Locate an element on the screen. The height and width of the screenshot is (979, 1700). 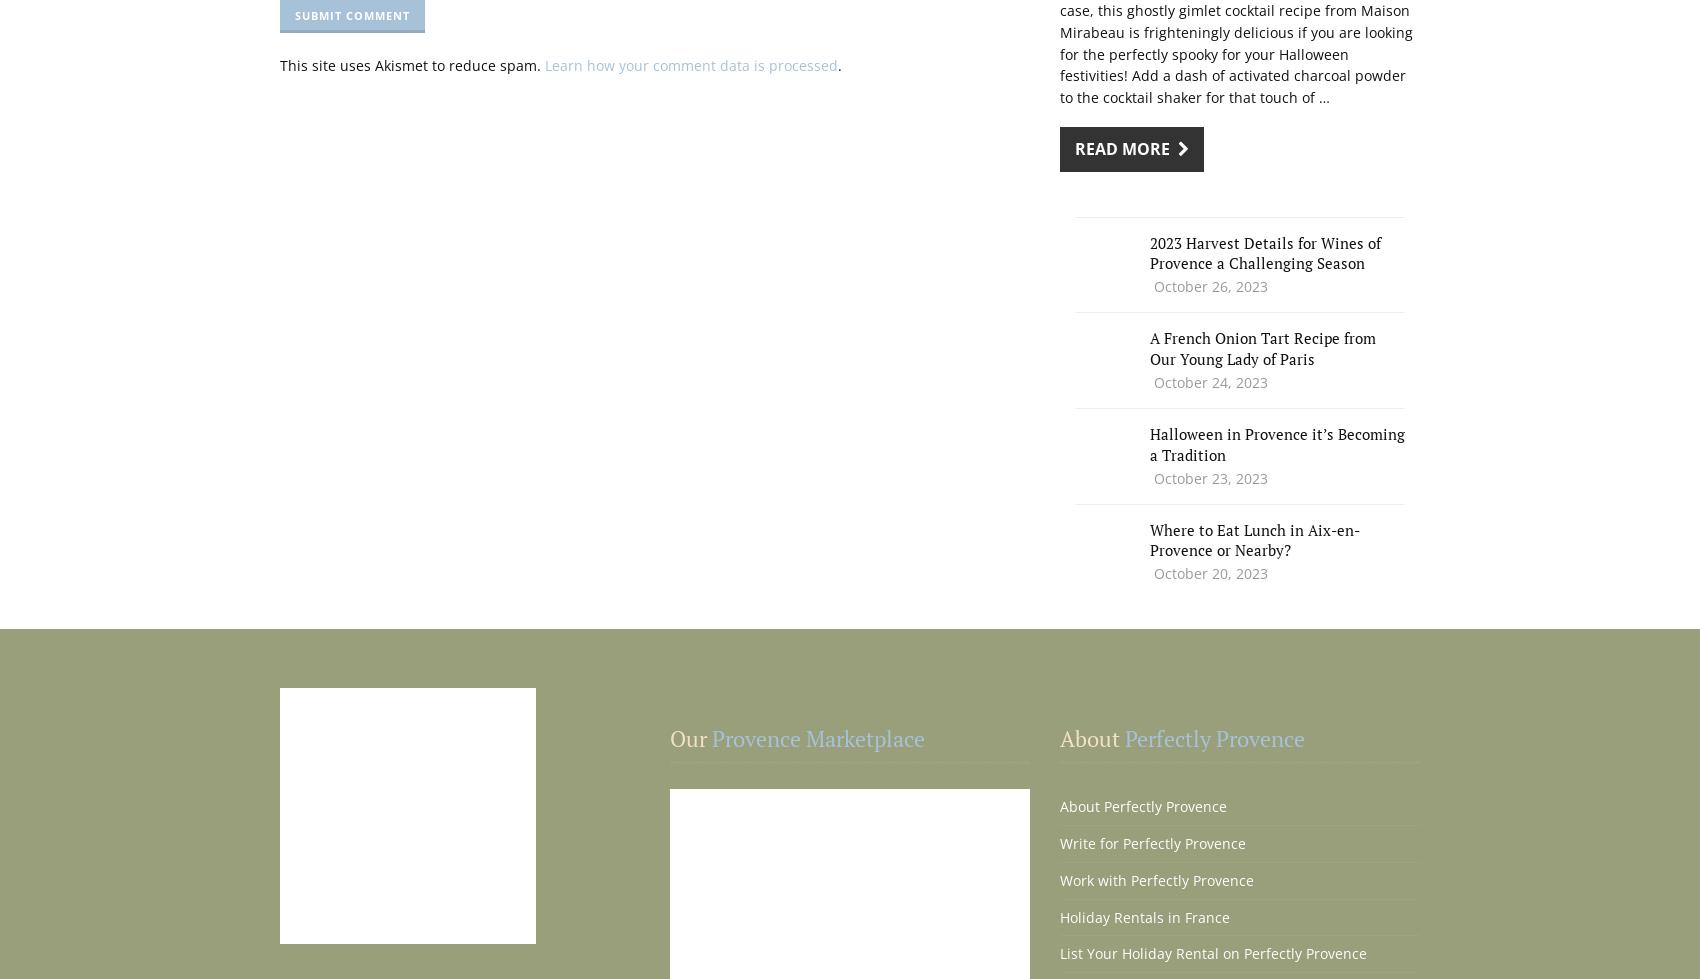
'READ MORE' is located at coordinates (1126, 148).